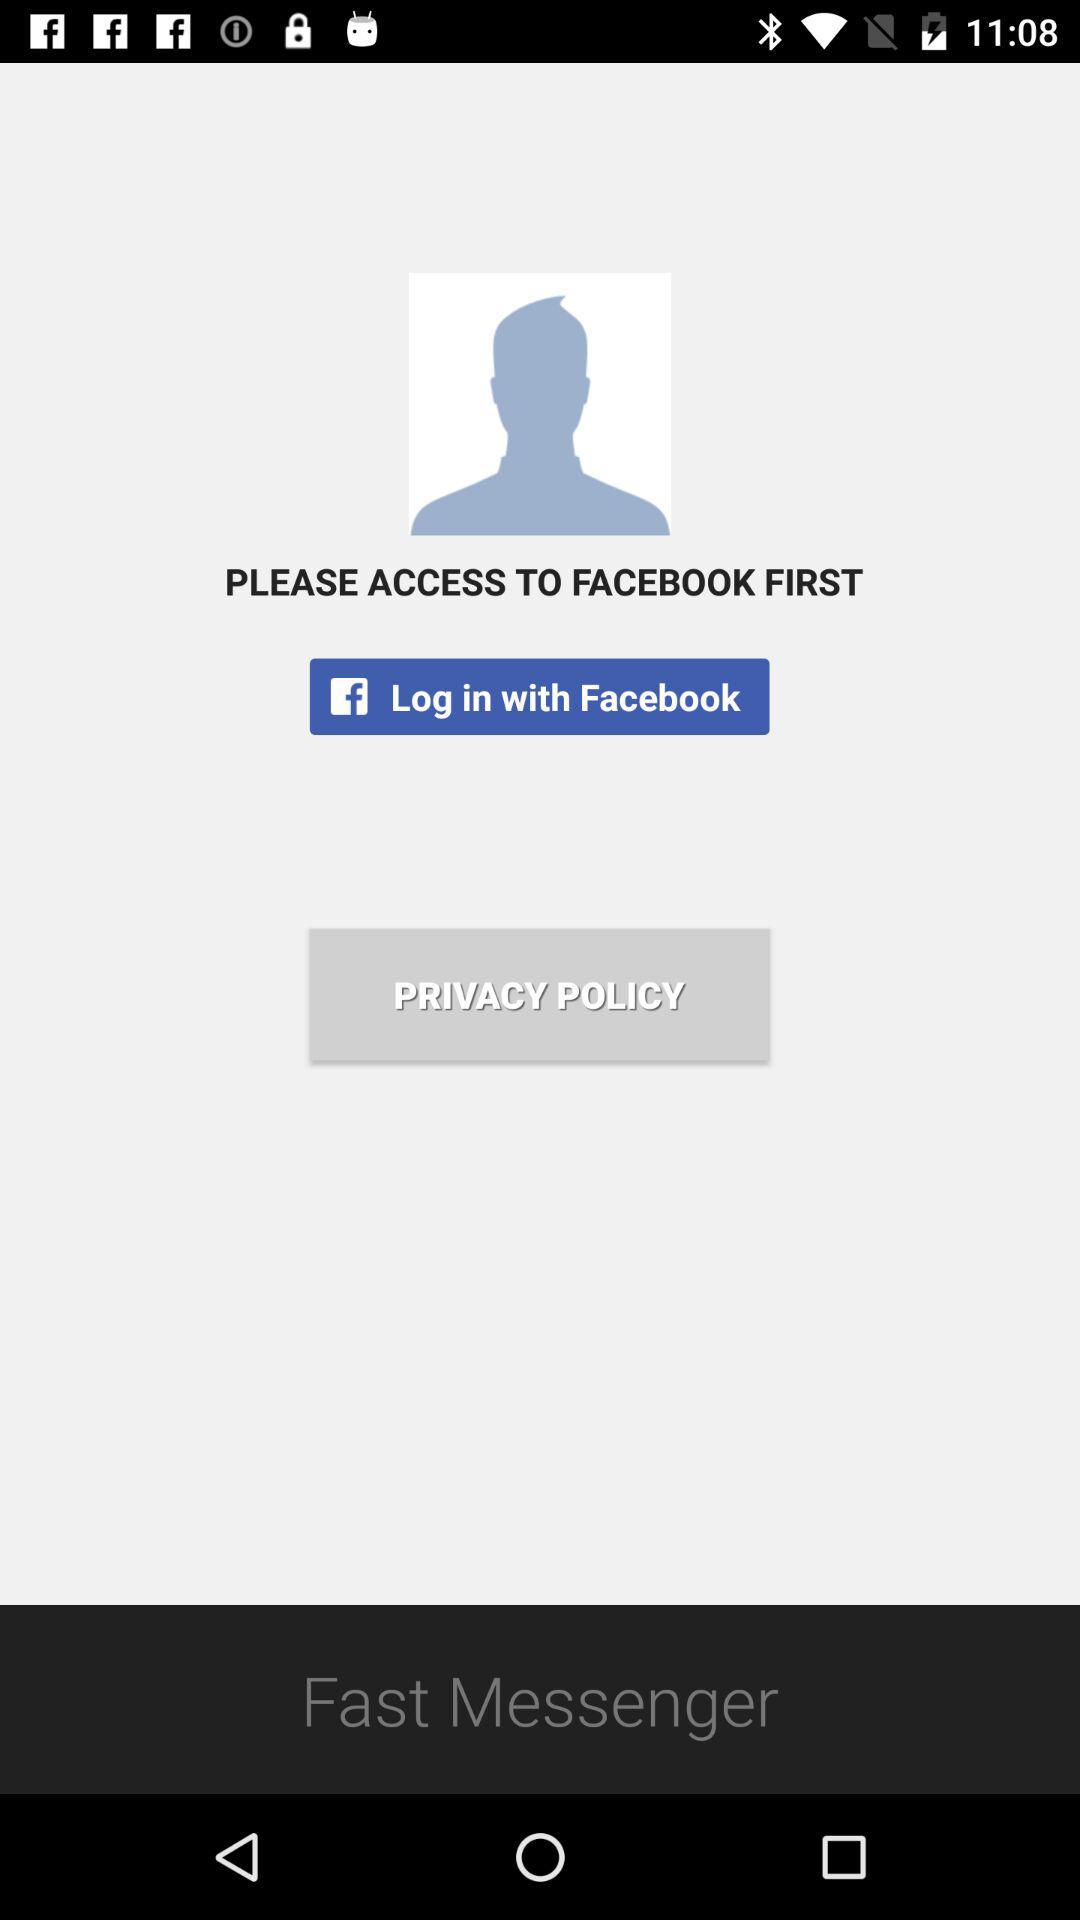  Describe the element at coordinates (538, 696) in the screenshot. I see `item above privacy policy button` at that location.